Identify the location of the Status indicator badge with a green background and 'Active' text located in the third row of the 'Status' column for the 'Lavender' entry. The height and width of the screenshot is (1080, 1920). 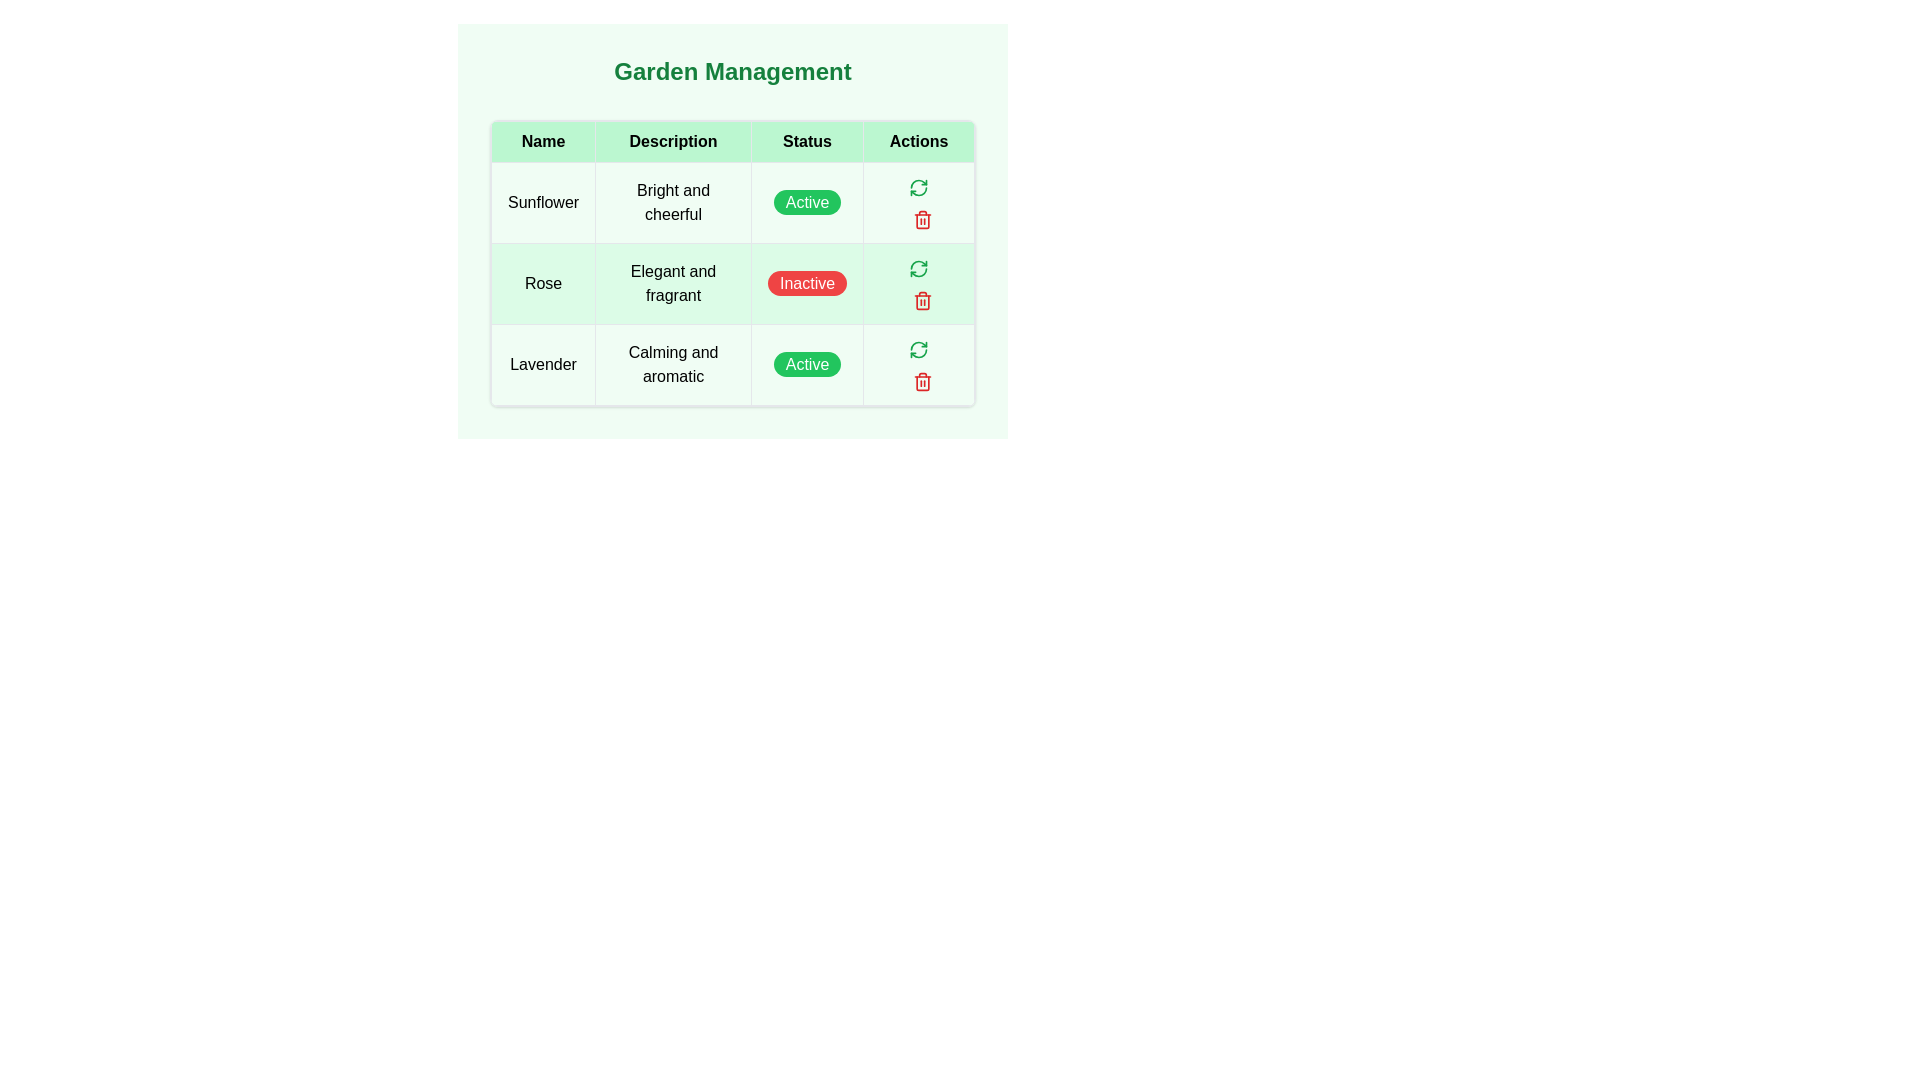
(807, 364).